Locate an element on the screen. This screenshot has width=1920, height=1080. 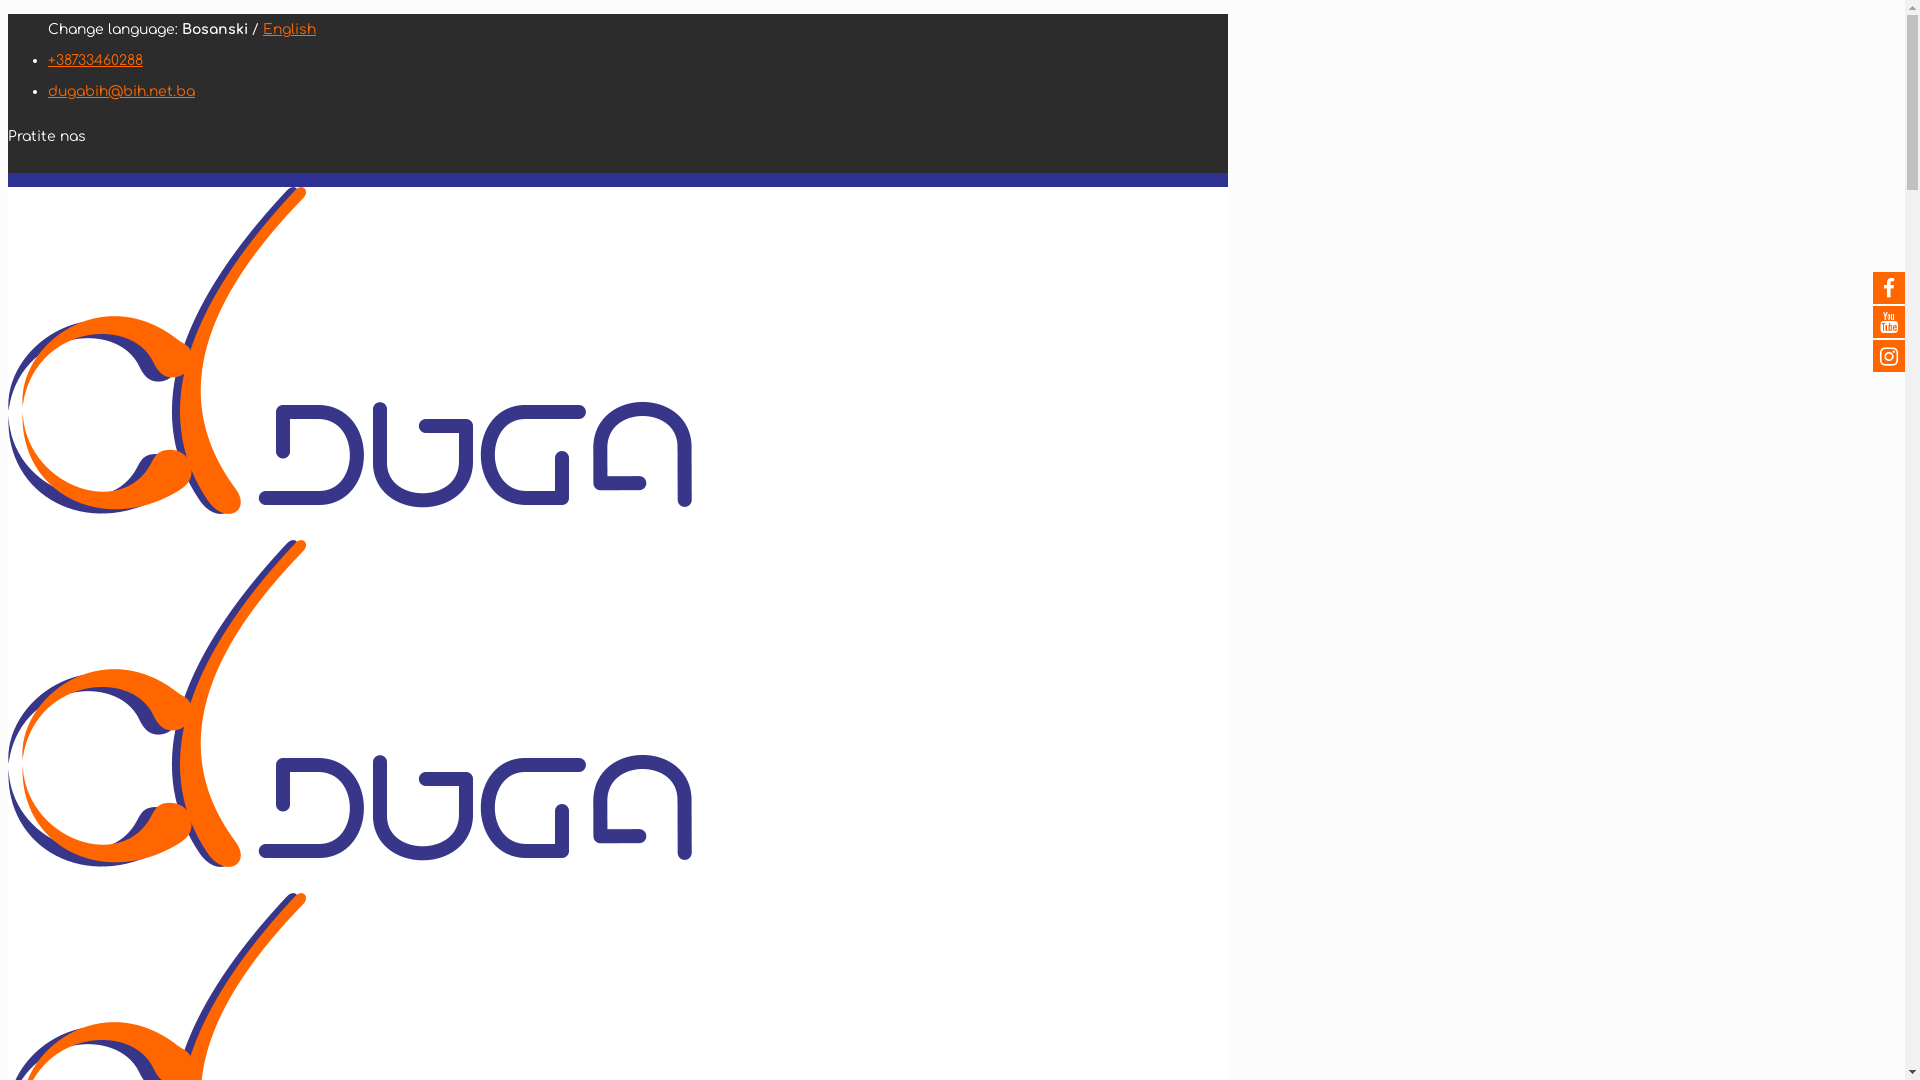
'+38733460288' is located at coordinates (94, 59).